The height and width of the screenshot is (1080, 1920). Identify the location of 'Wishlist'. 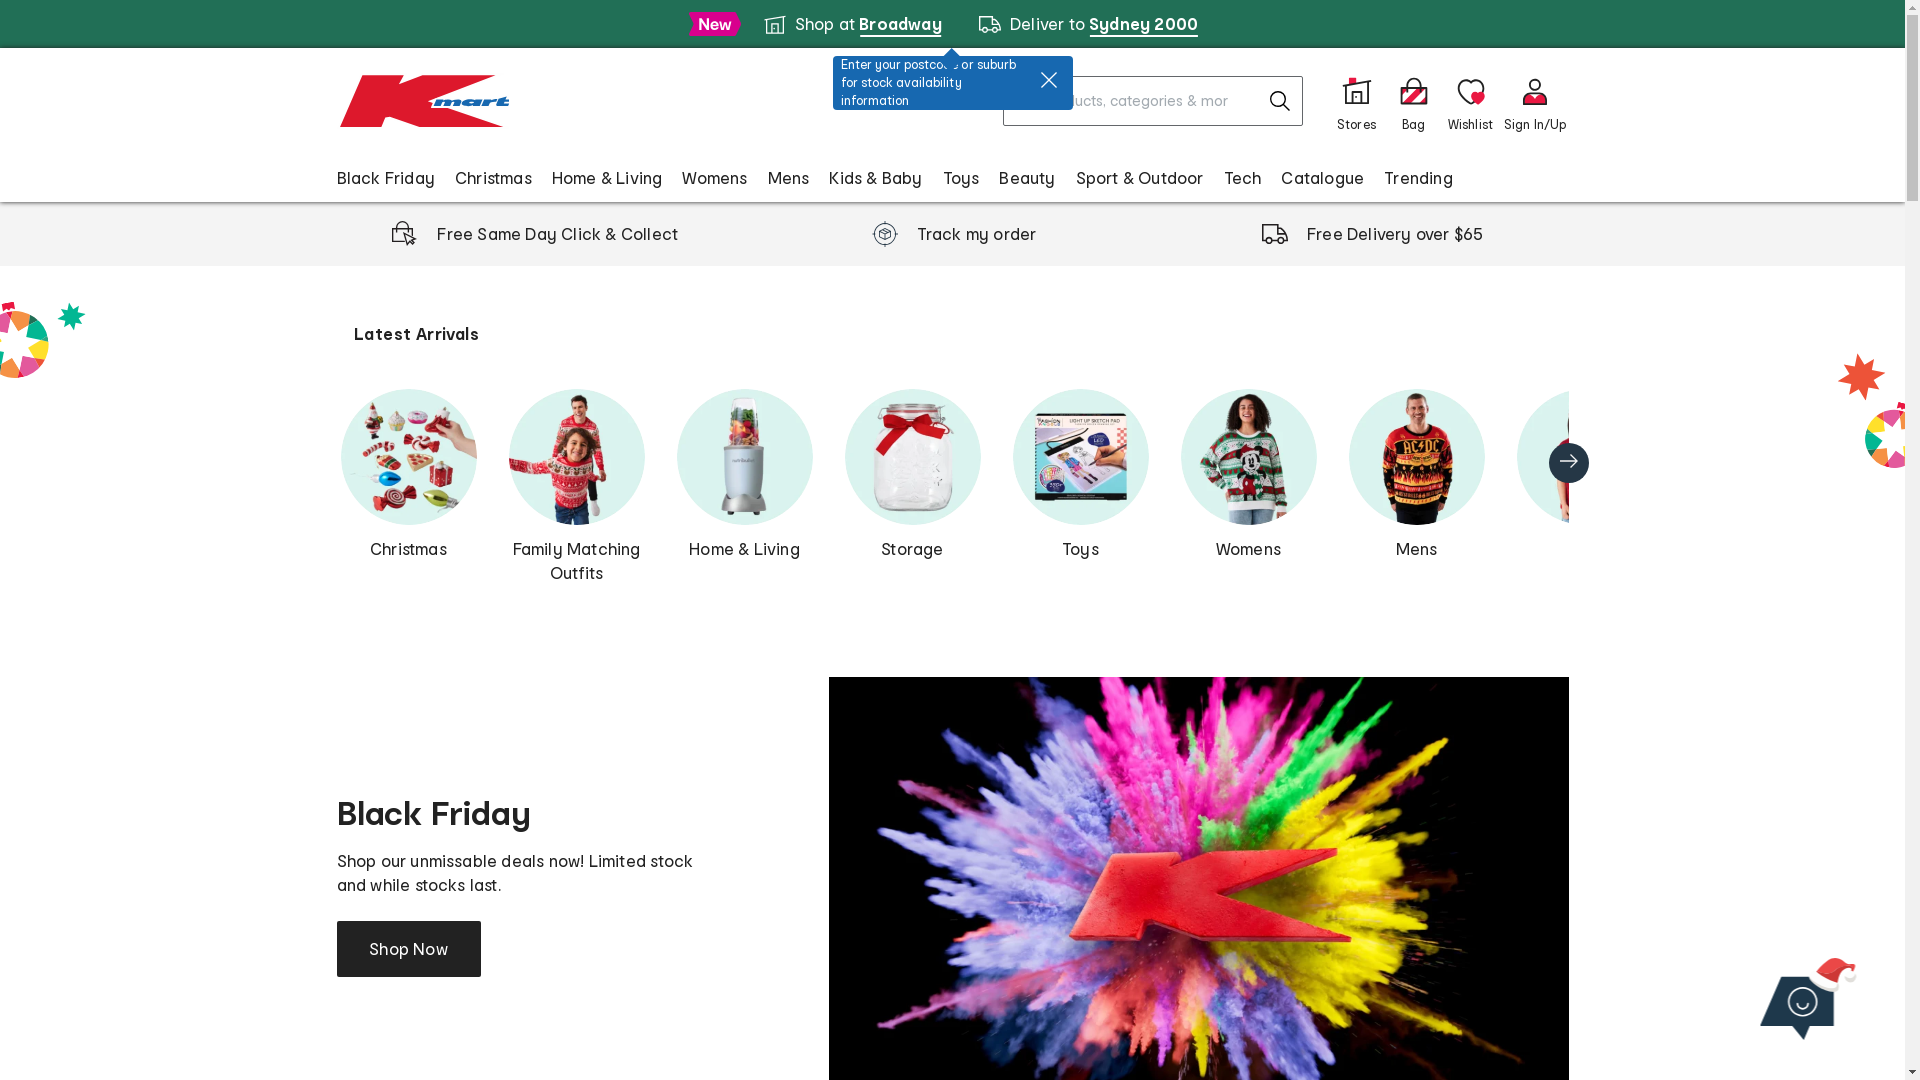
(1469, 100).